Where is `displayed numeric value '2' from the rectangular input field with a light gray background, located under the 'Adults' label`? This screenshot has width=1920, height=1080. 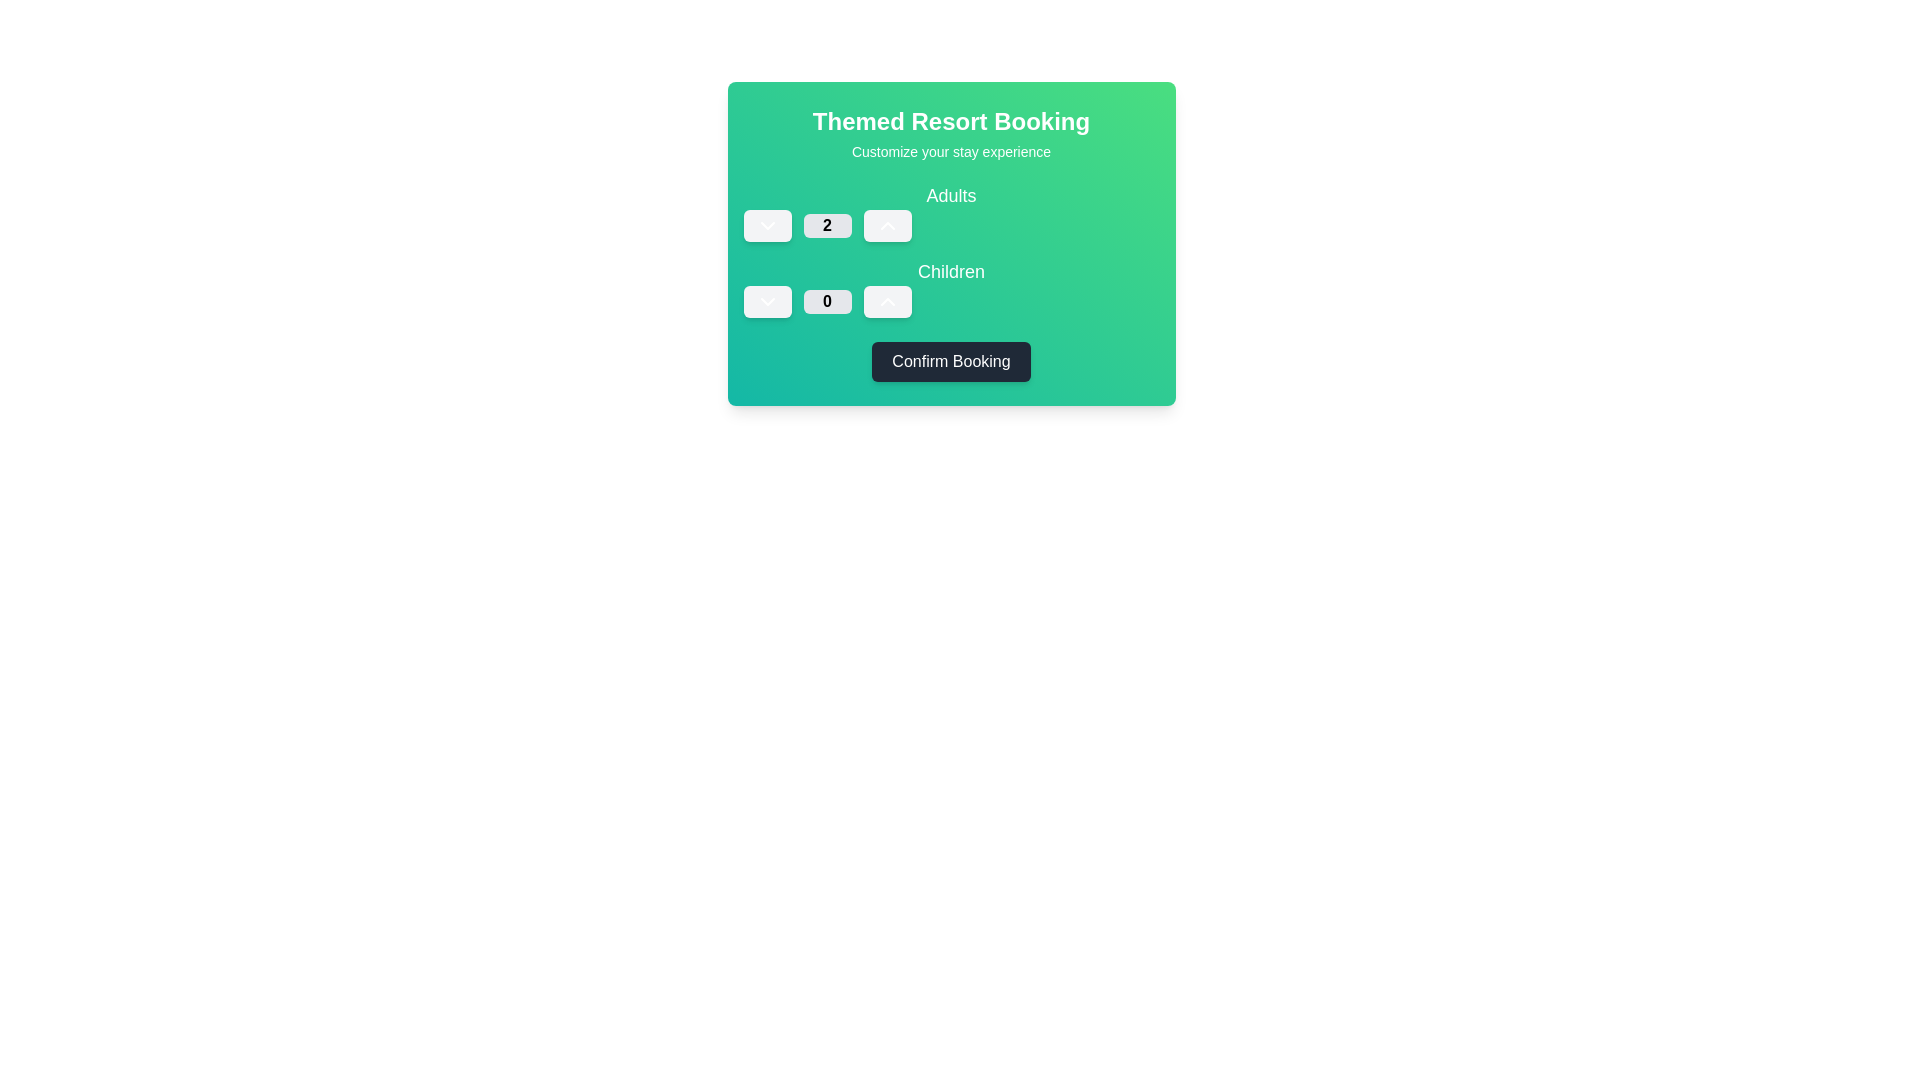 displayed numeric value '2' from the rectangular input field with a light gray background, located under the 'Adults' label is located at coordinates (827, 225).